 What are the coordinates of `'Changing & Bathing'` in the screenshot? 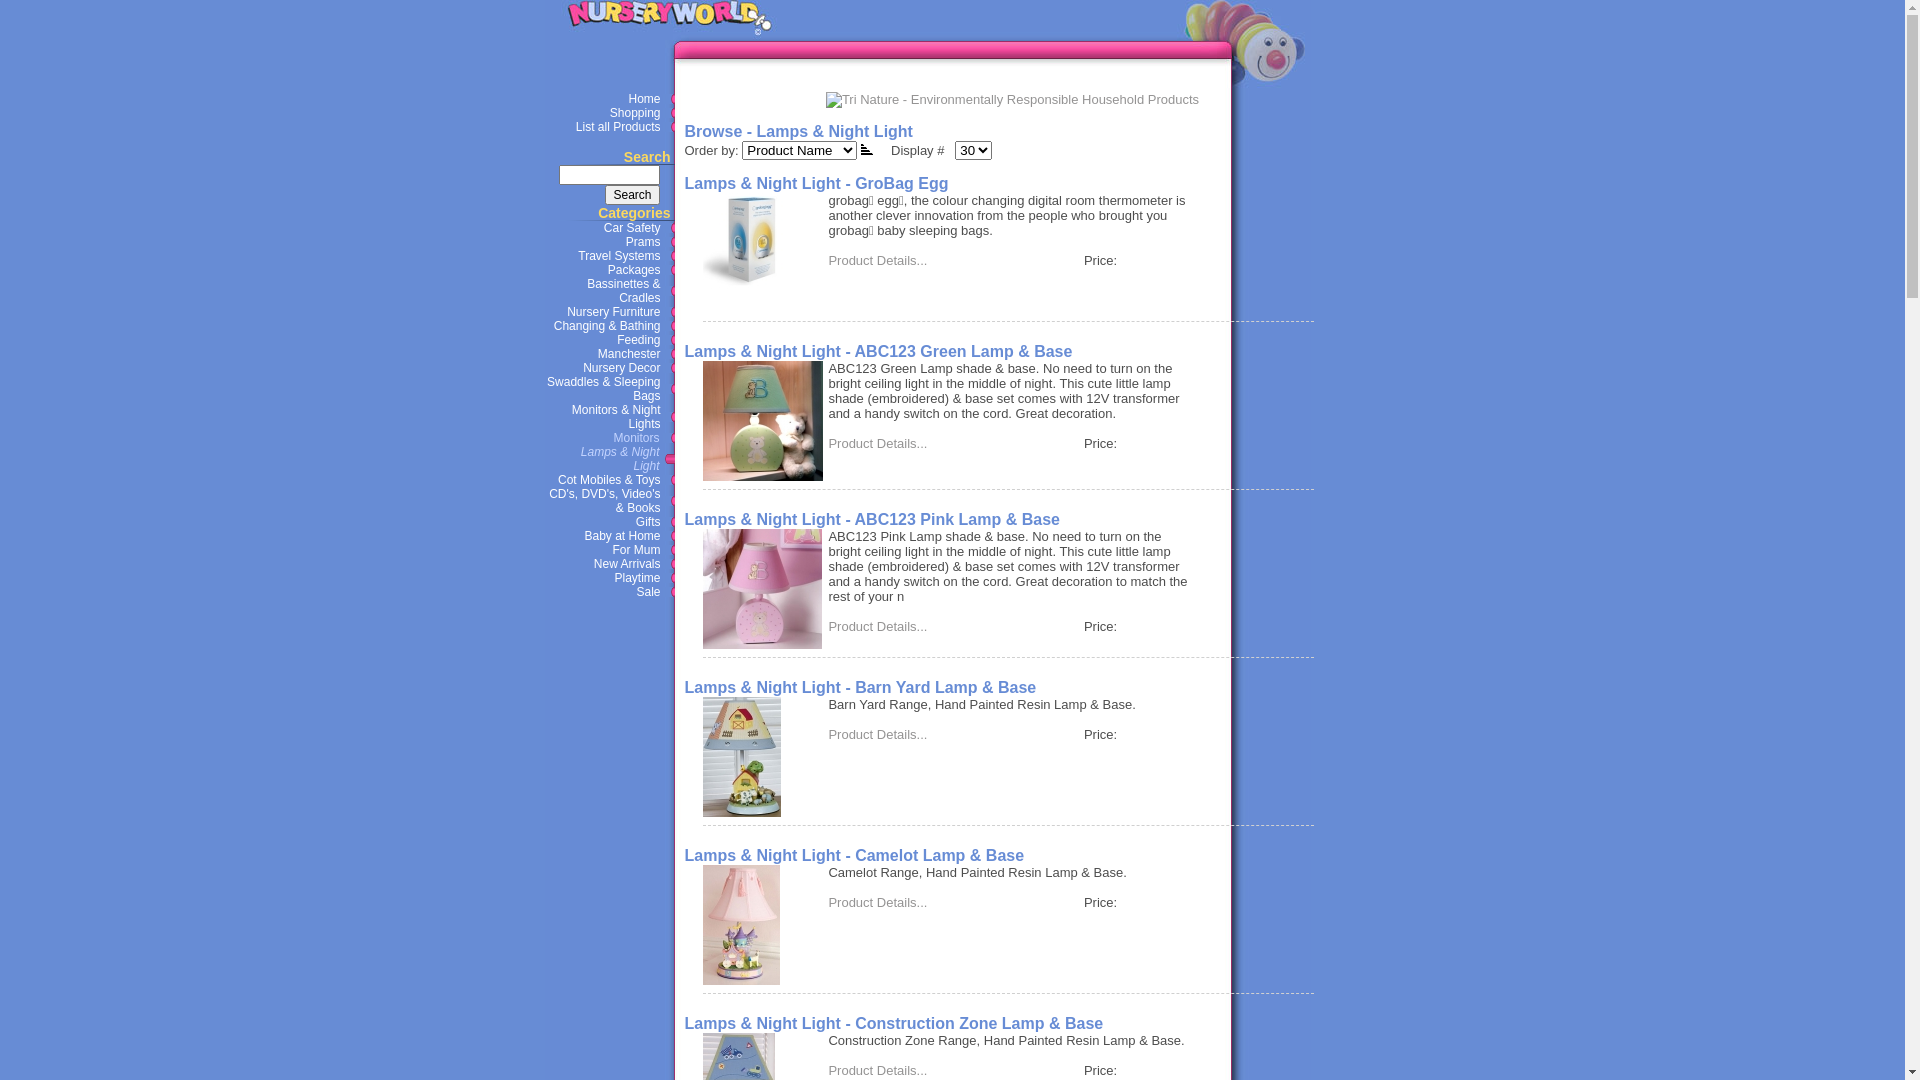 It's located at (608, 325).